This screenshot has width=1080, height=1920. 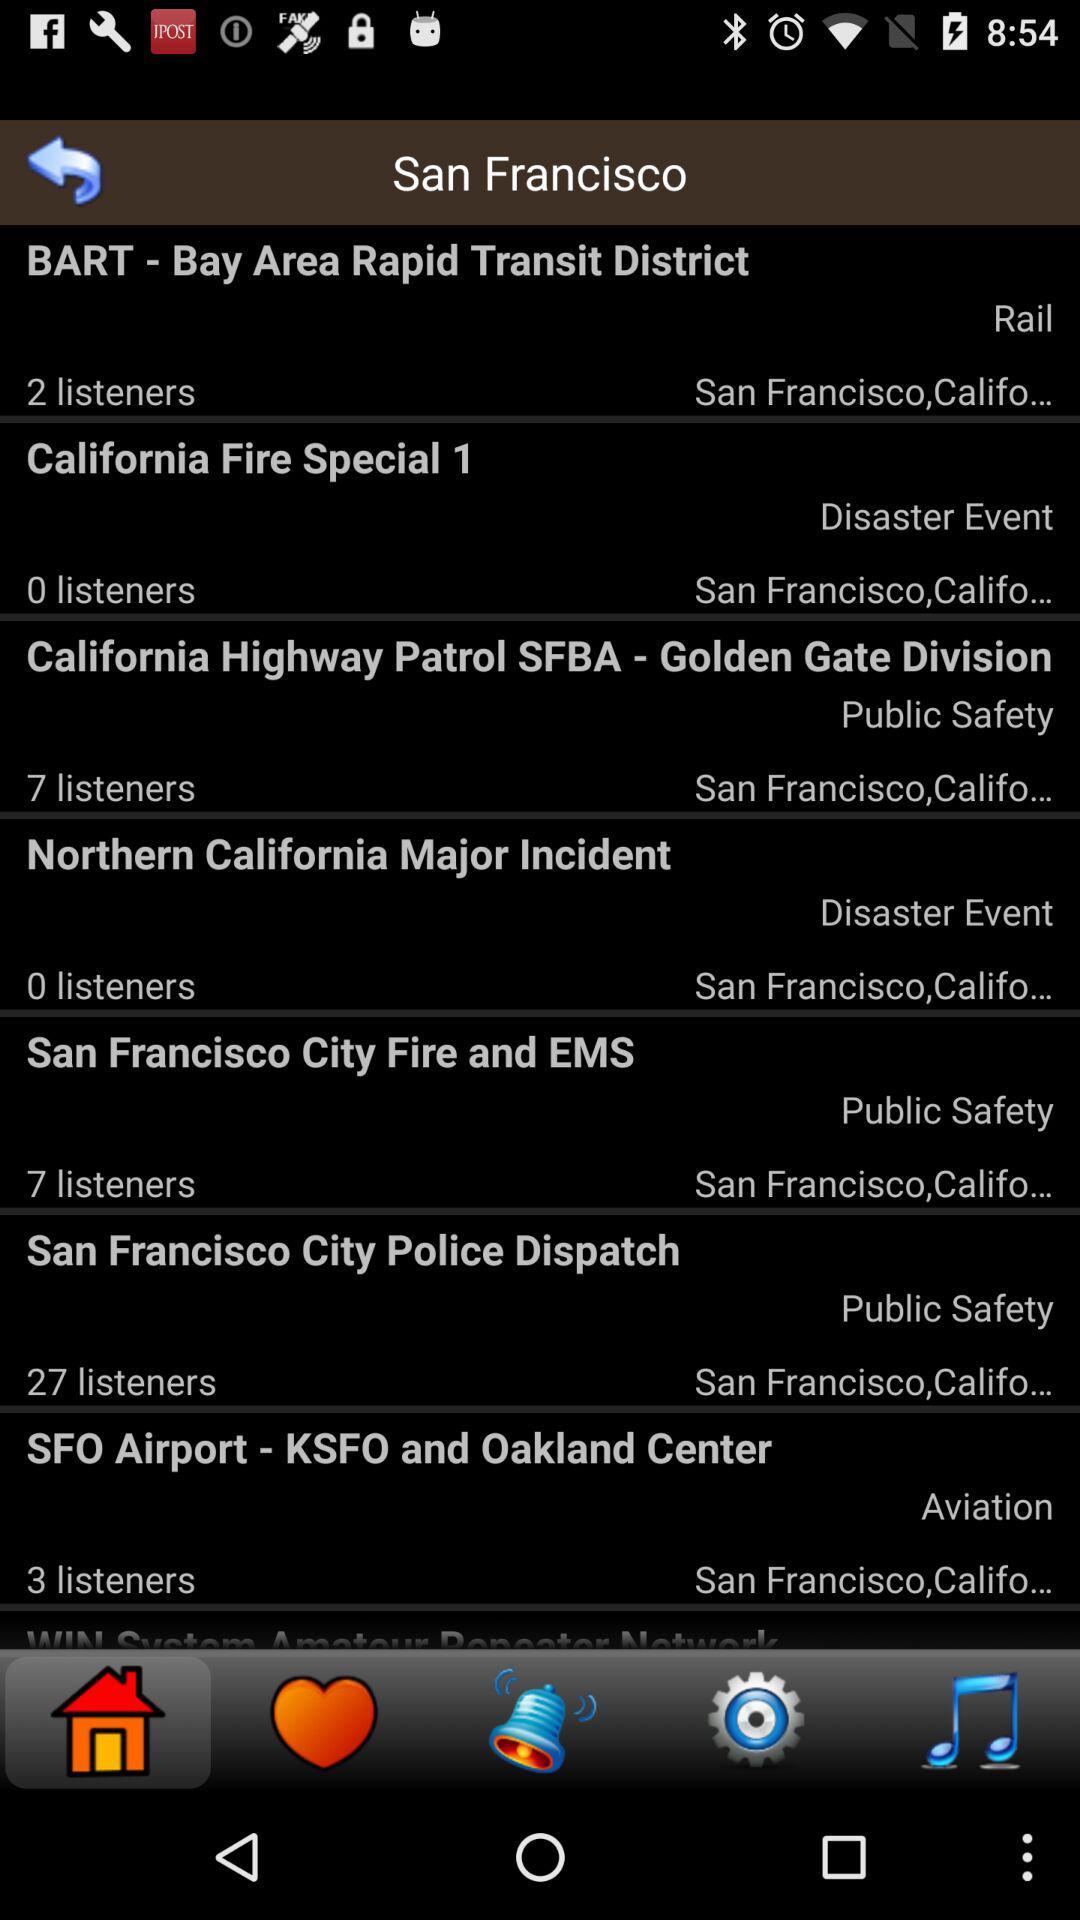 I want to click on the app above the bart bay area, so click(x=64, y=172).